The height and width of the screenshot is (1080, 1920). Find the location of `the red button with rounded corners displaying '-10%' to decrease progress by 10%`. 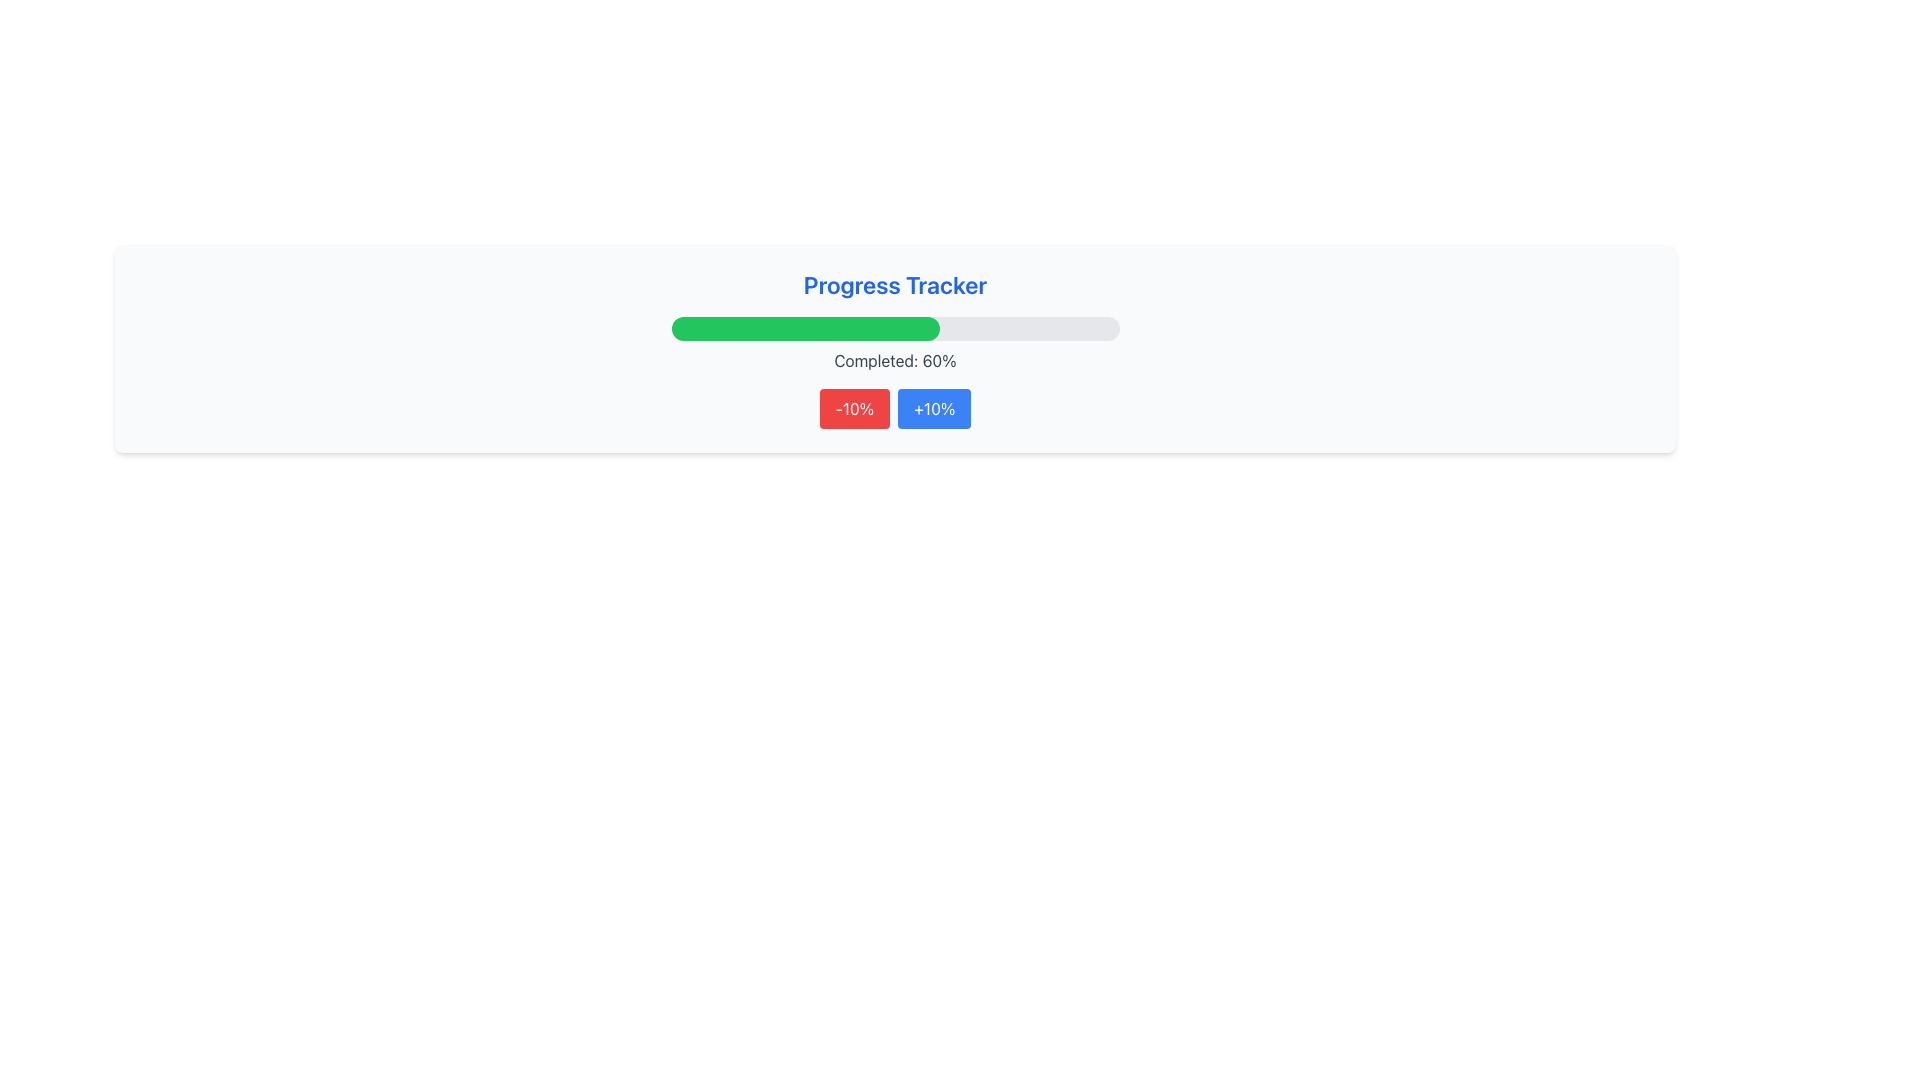

the red button with rounded corners displaying '-10%' to decrease progress by 10% is located at coordinates (854, 407).